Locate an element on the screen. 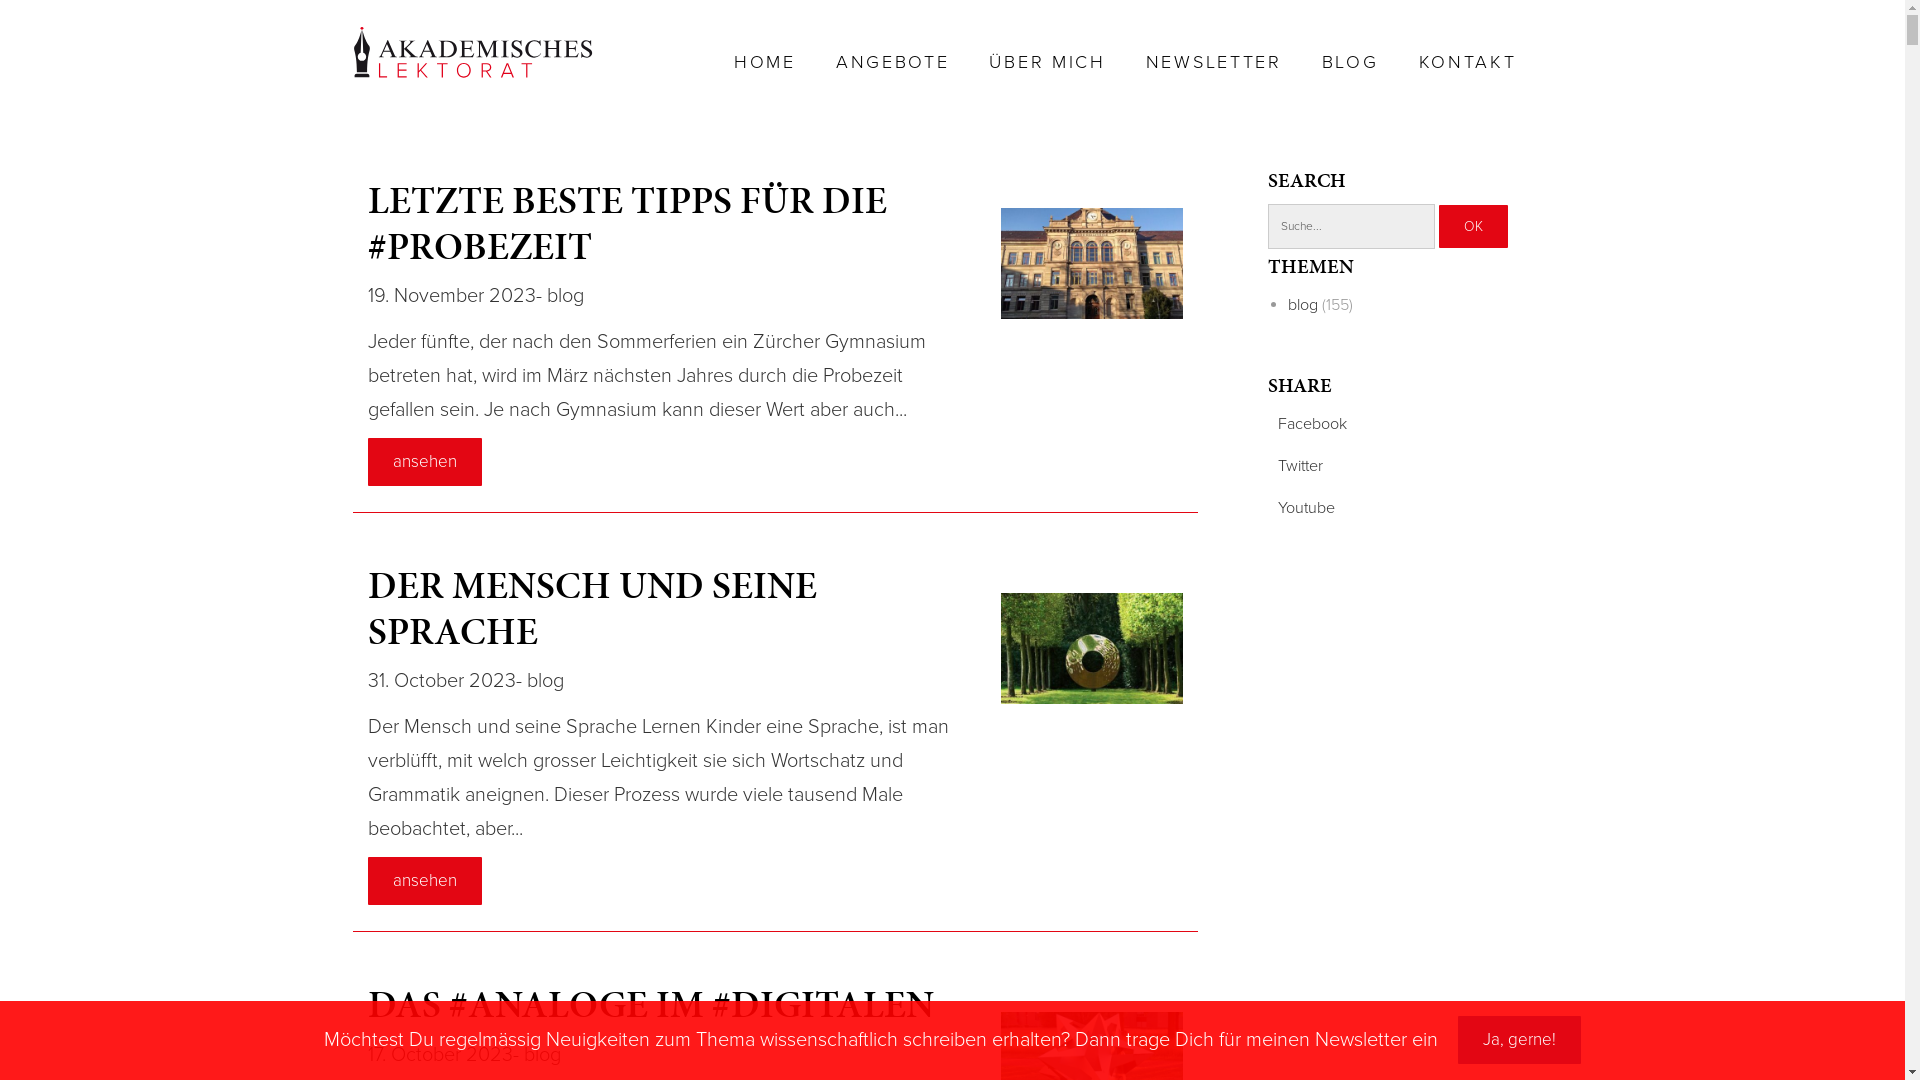 This screenshot has width=1920, height=1080. 'OK' is located at coordinates (1472, 225).